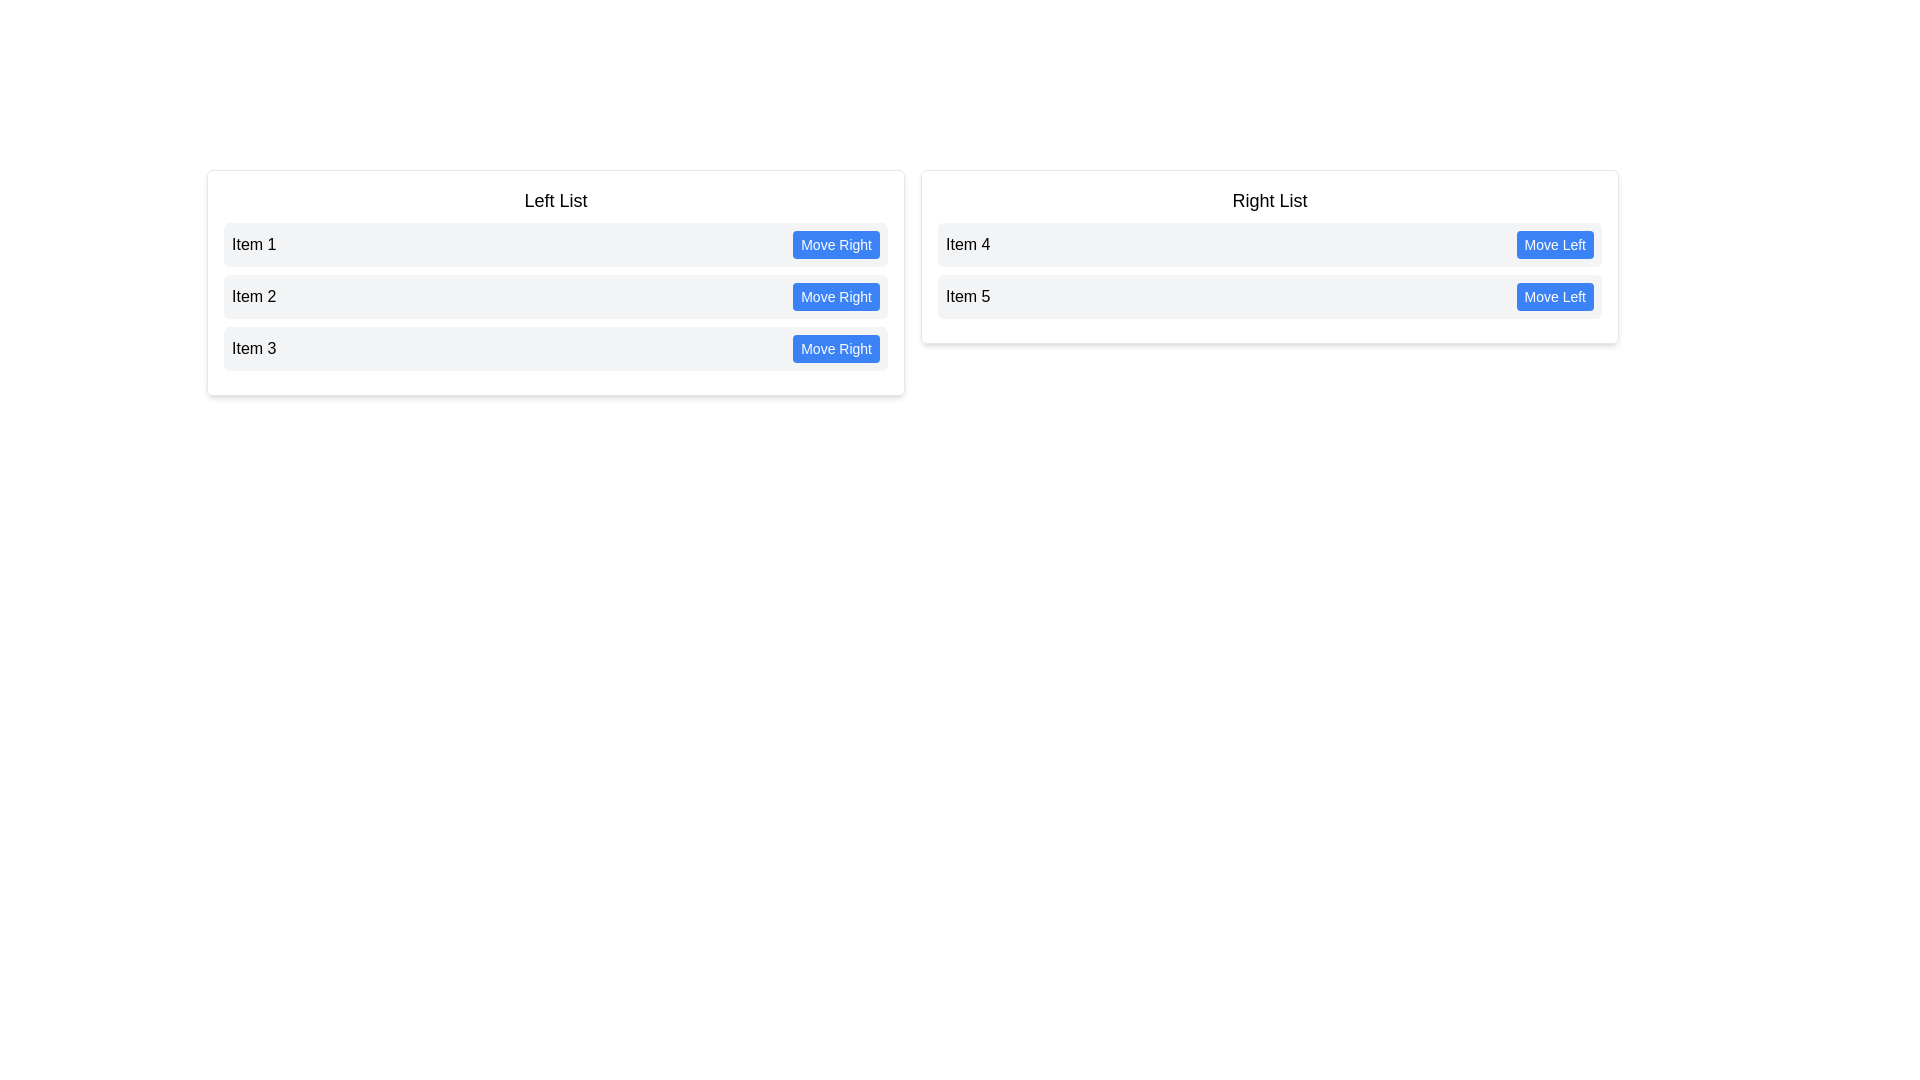 The height and width of the screenshot is (1080, 1920). I want to click on 'Move Right' button for the item Item 2 in the left list, so click(836, 297).